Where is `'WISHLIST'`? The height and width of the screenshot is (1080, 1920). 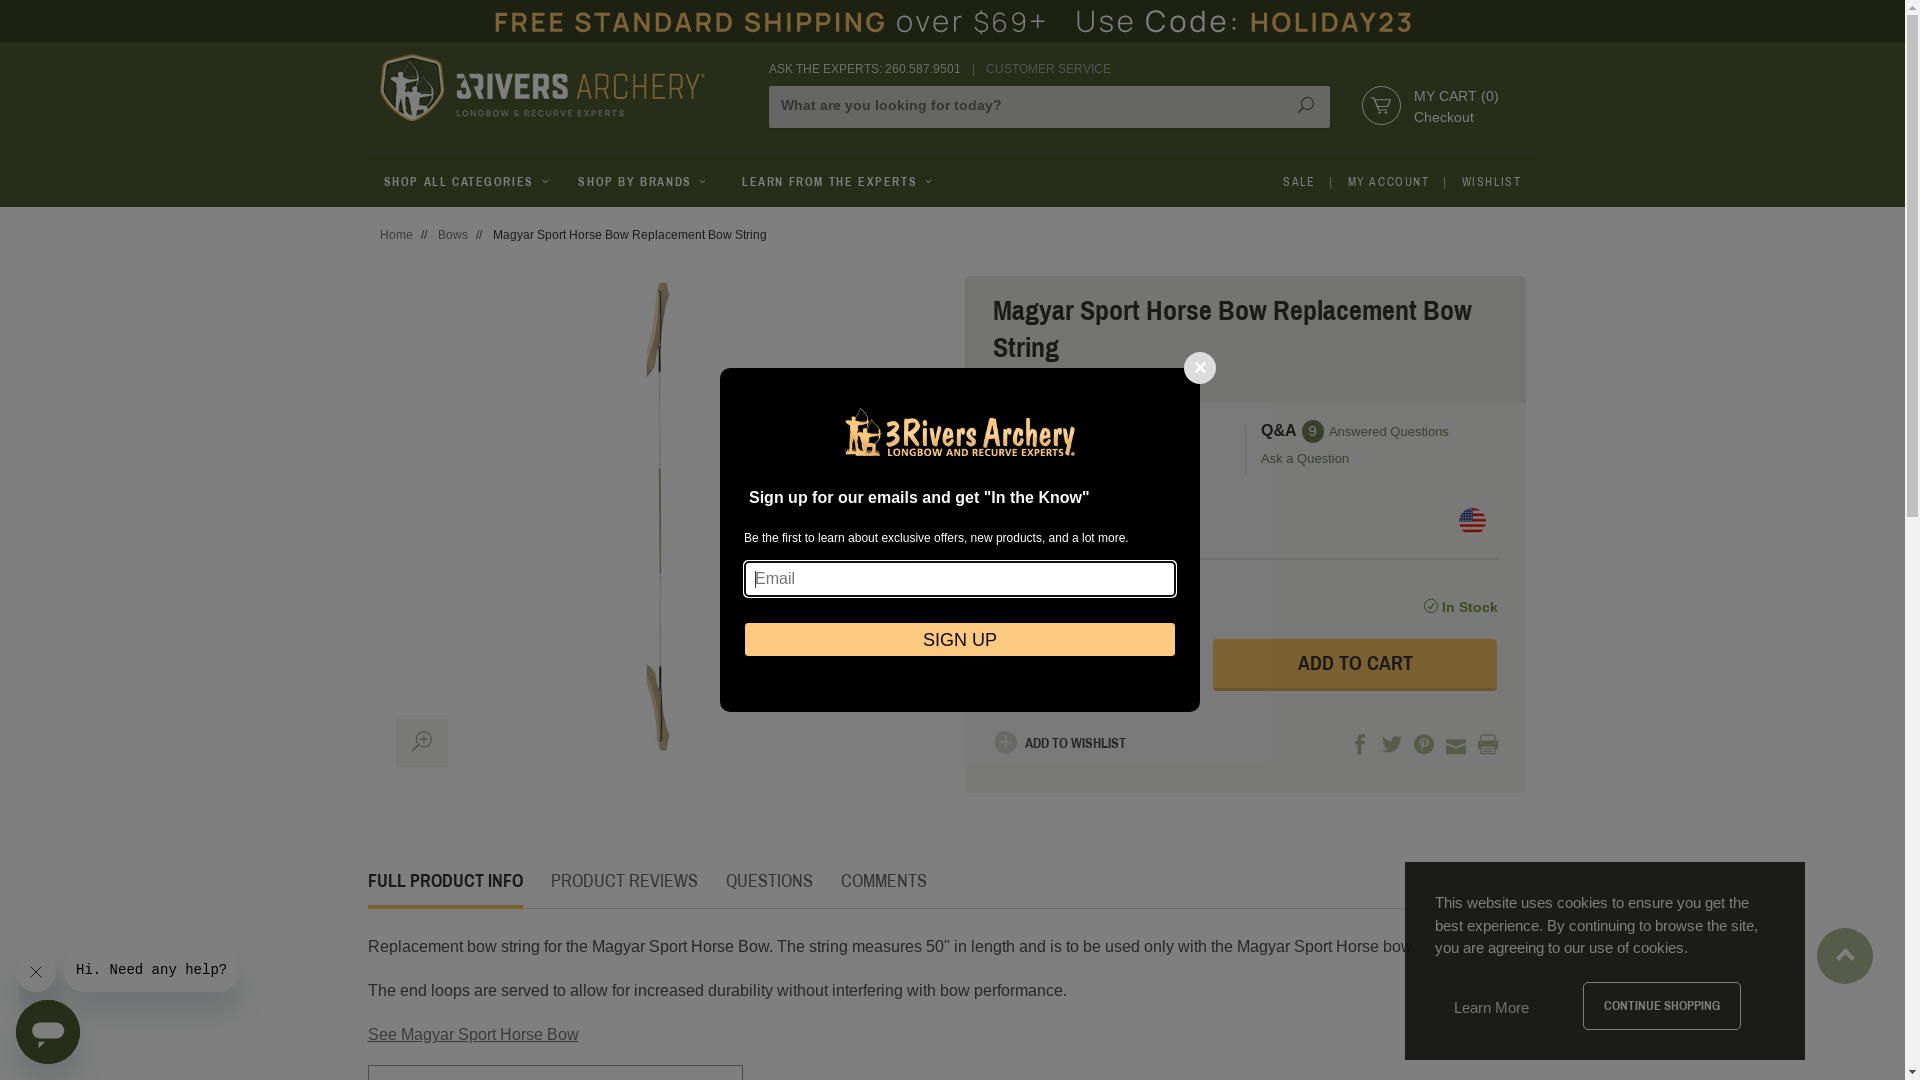
'WISHLIST' is located at coordinates (1492, 182).